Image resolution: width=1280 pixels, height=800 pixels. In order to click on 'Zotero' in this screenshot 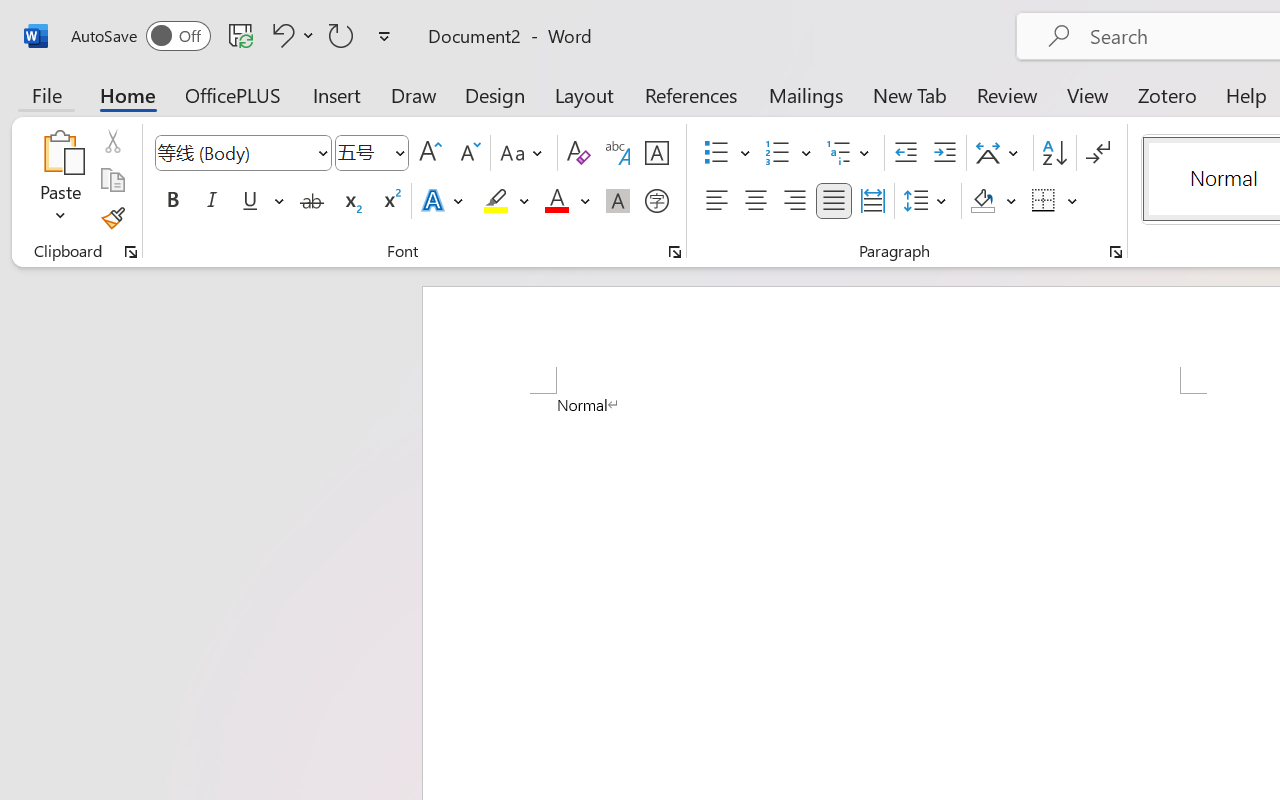, I will do `click(1167, 94)`.